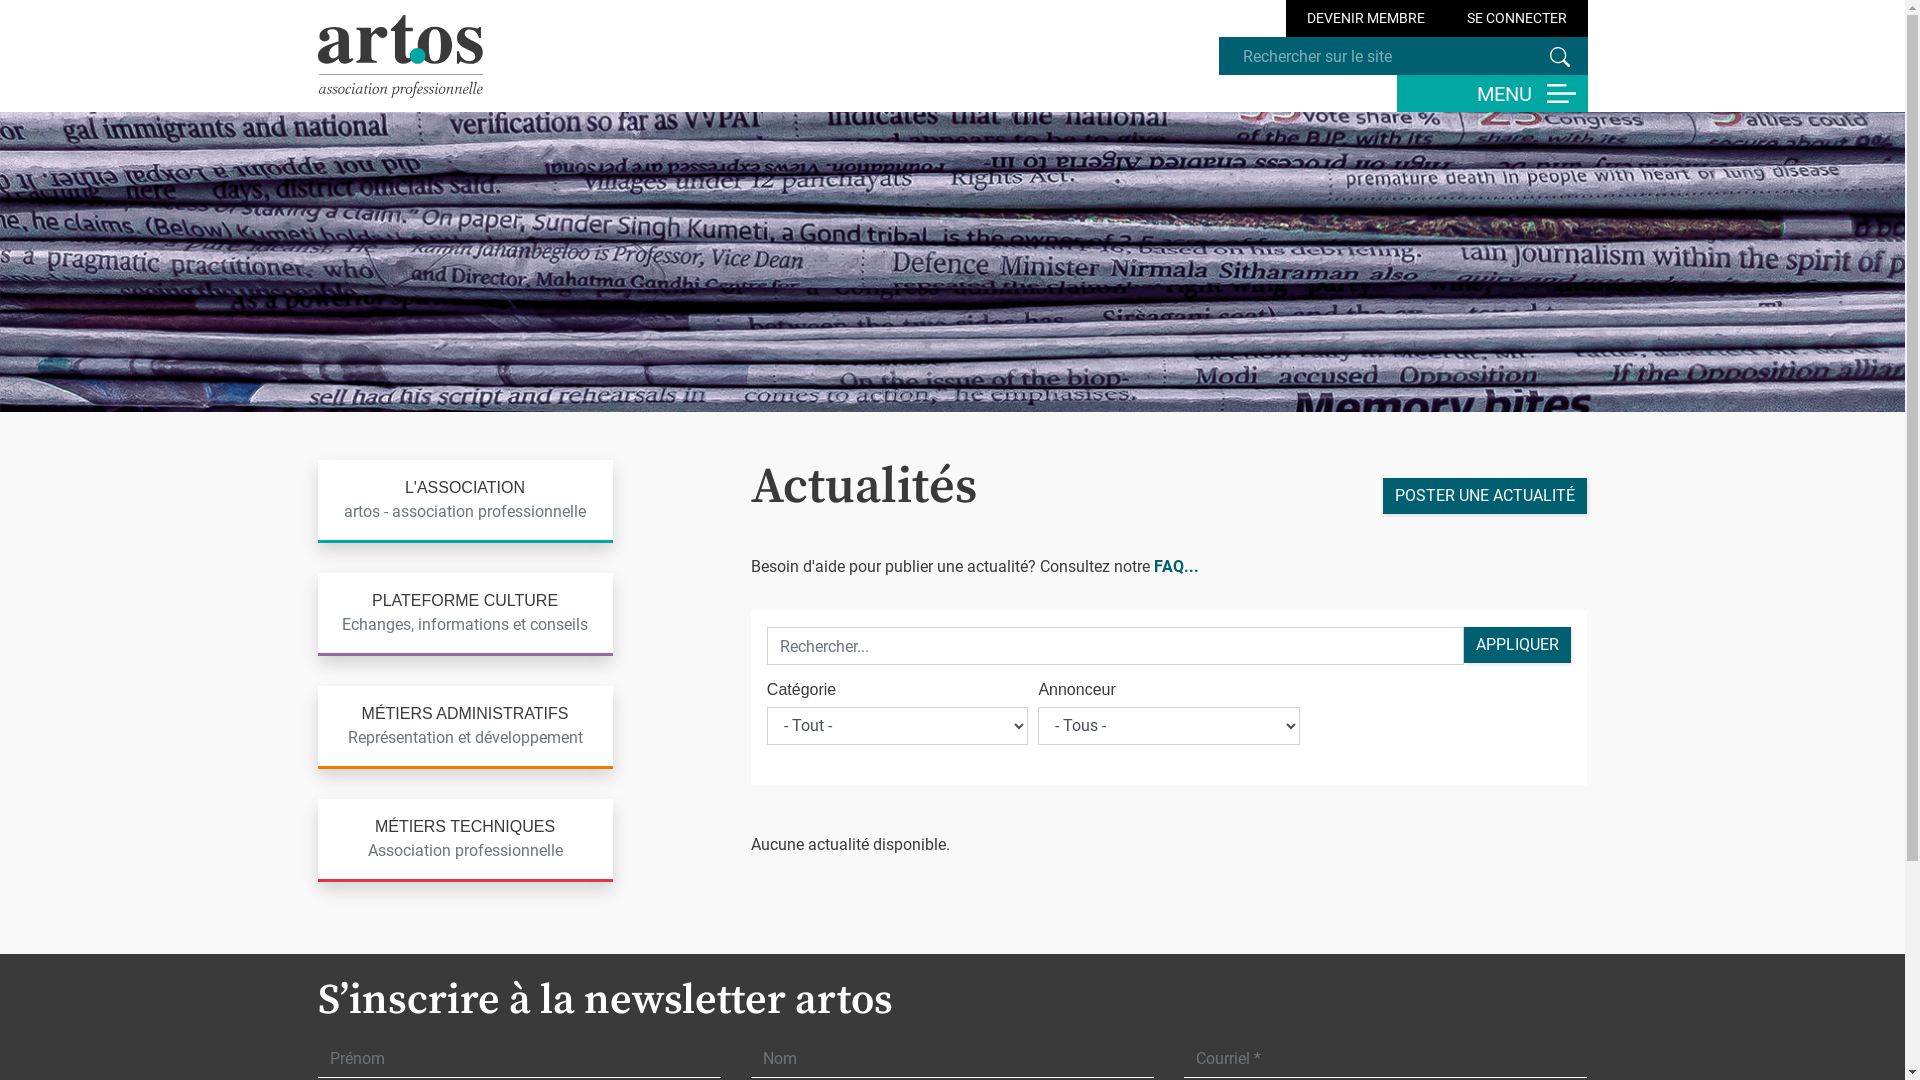  Describe the element at coordinates (1559, 56) in the screenshot. I see `'Rechercher'` at that location.